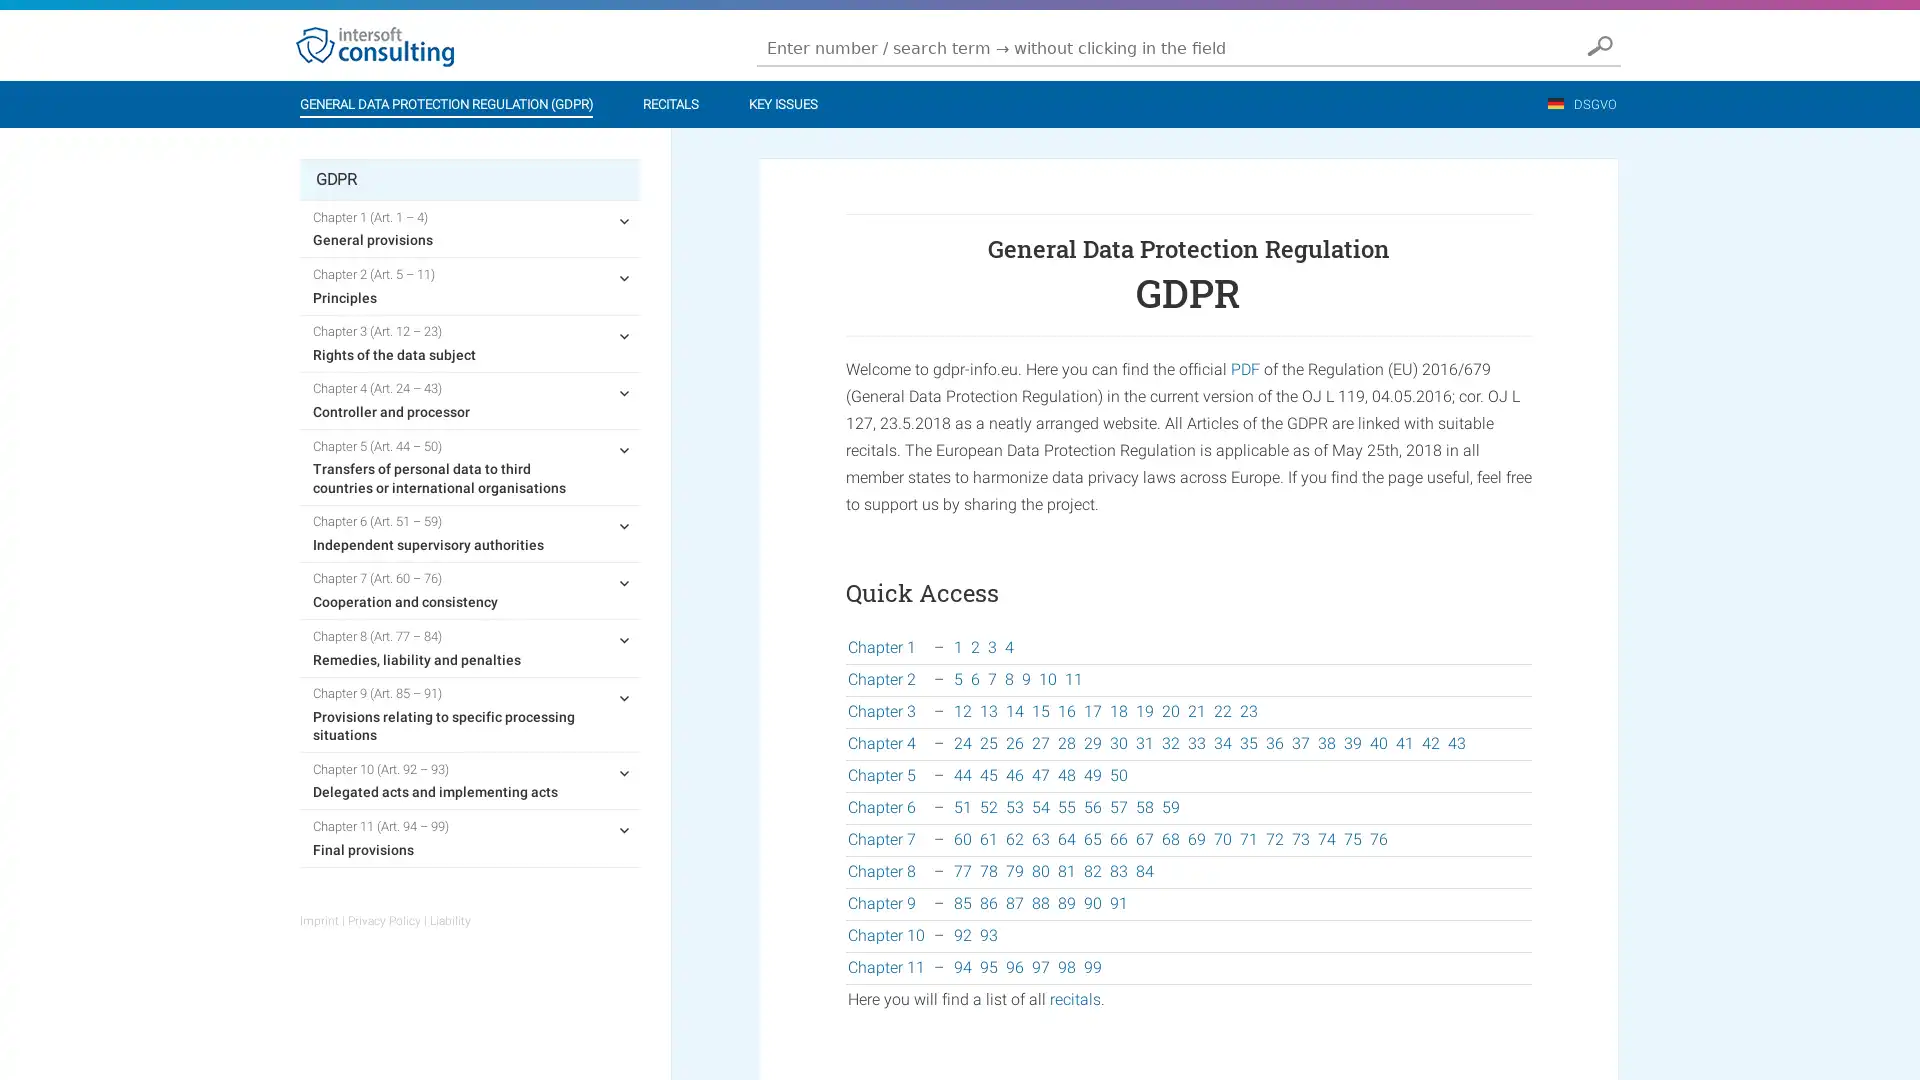 The image size is (1920, 1080). What do you see at coordinates (623, 771) in the screenshot?
I see `expand child menu` at bounding box center [623, 771].